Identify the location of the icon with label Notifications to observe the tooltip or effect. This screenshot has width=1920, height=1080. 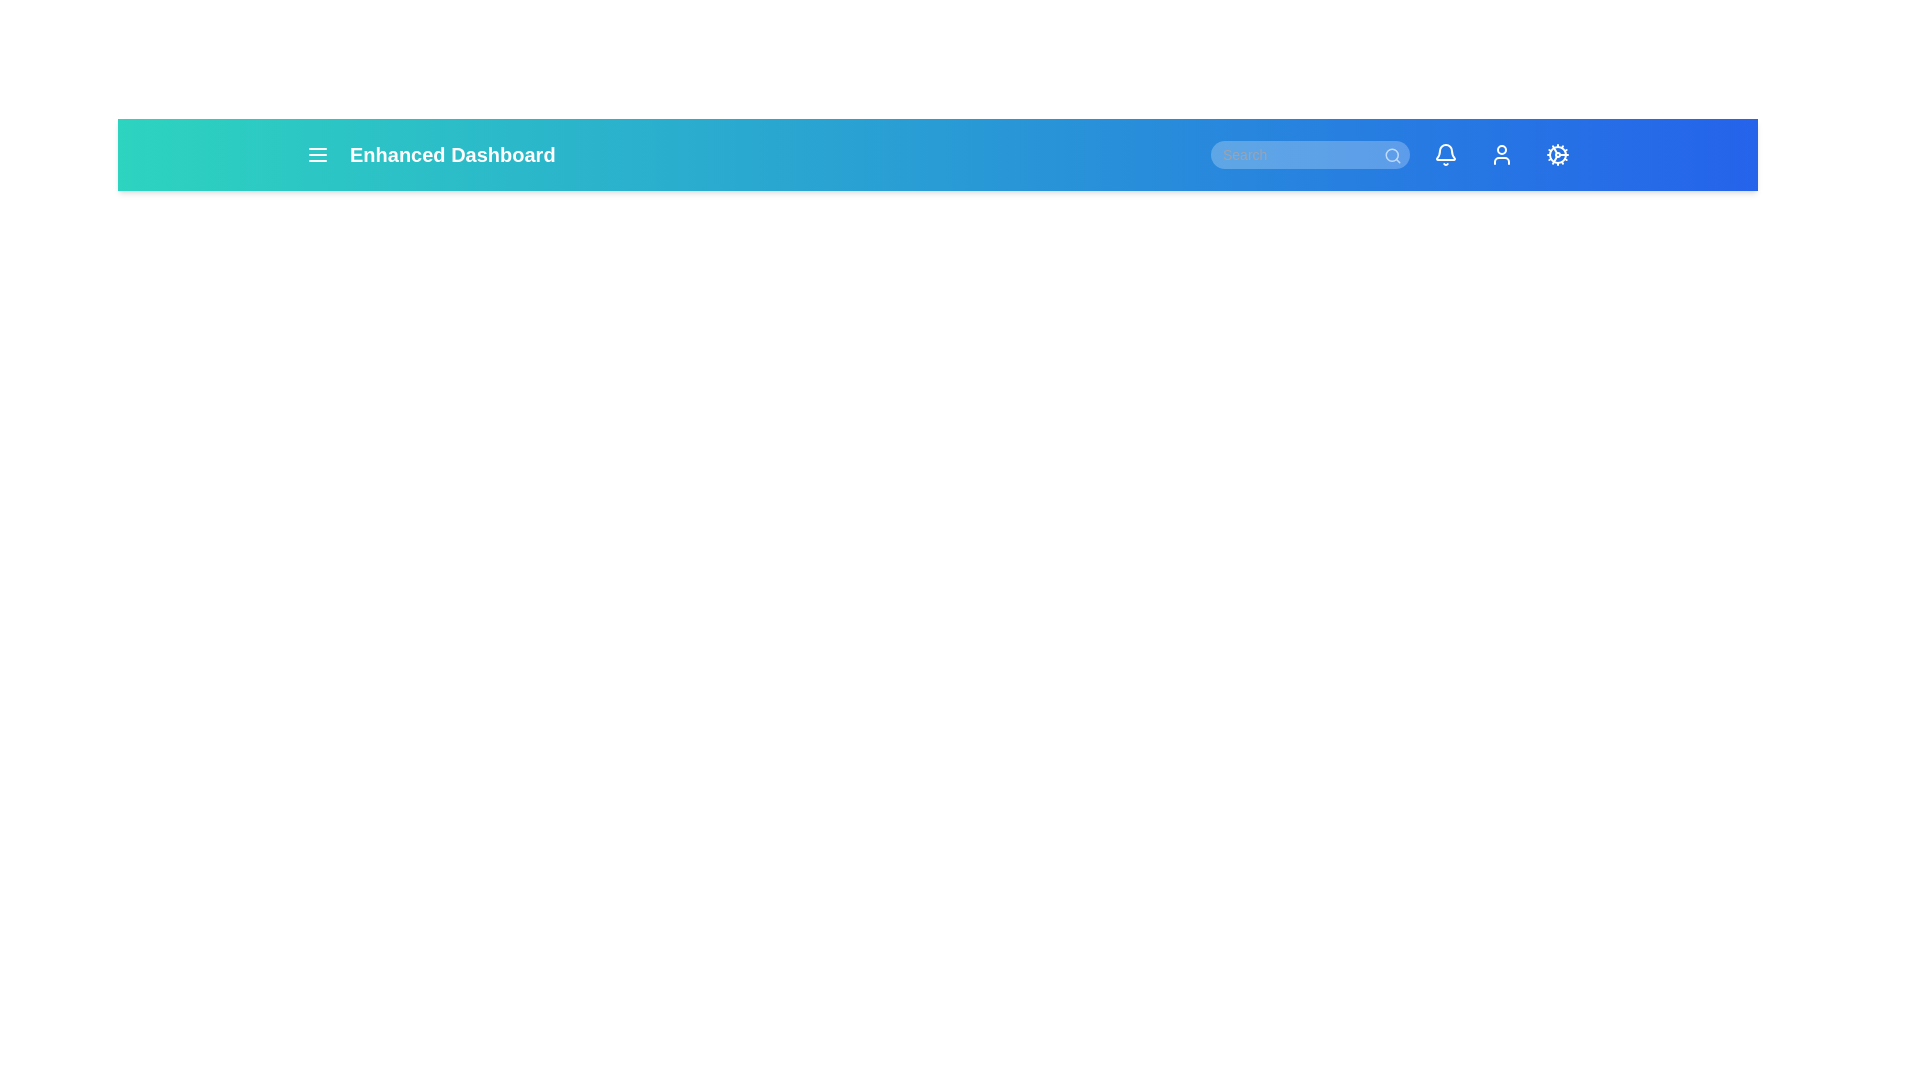
(1445, 153).